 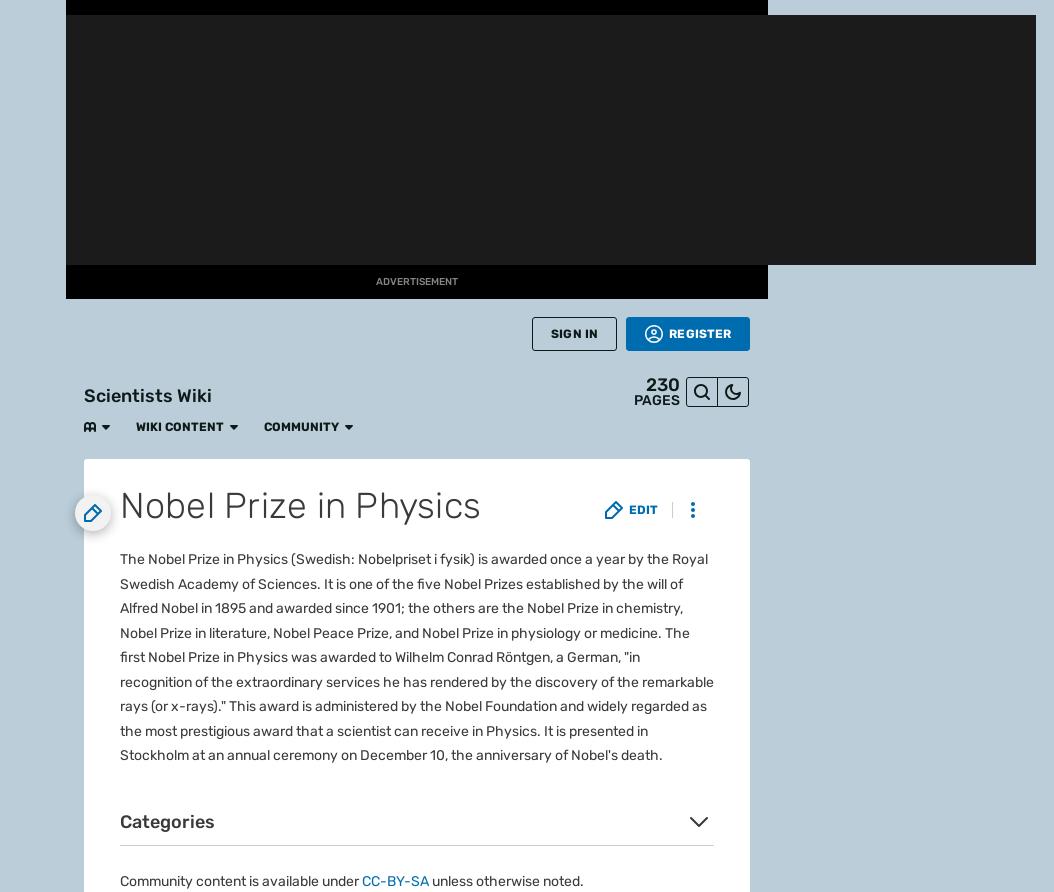 What do you see at coordinates (137, 348) in the screenshot?
I see `'What is Fandom?'` at bounding box center [137, 348].